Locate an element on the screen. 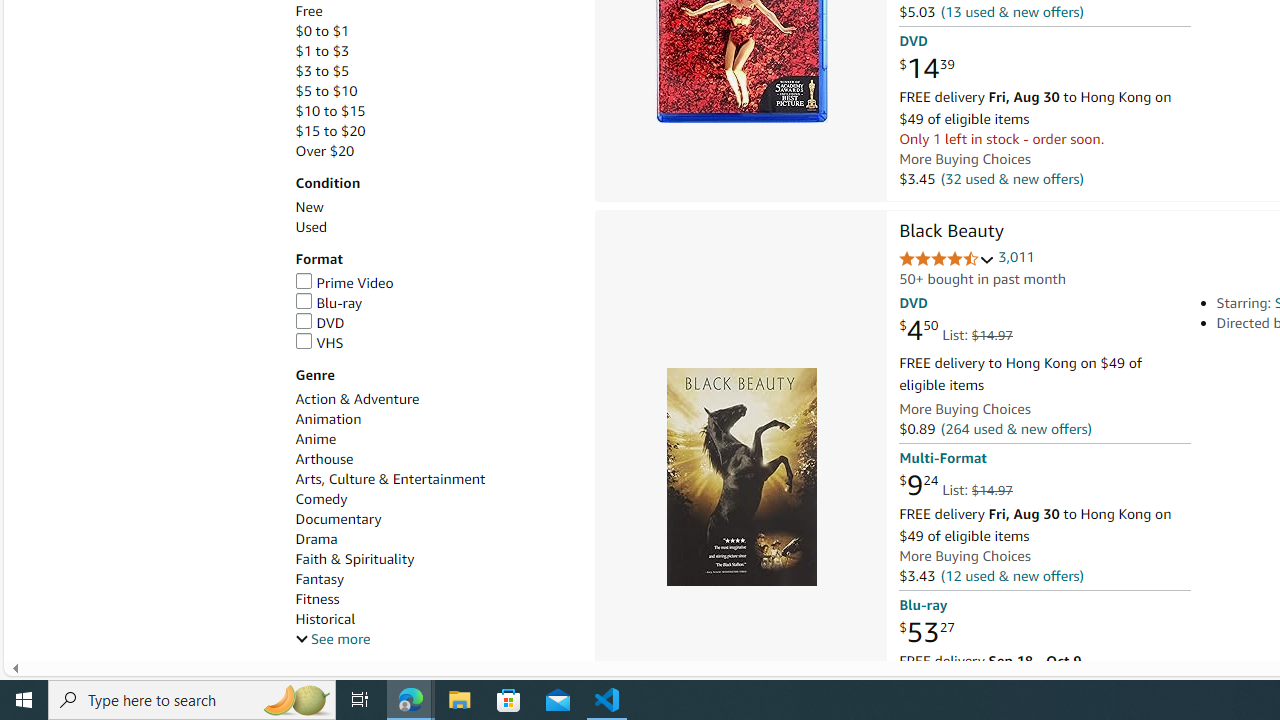 The height and width of the screenshot is (720, 1280). '(32 used & new offers)' is located at coordinates (1011, 178).